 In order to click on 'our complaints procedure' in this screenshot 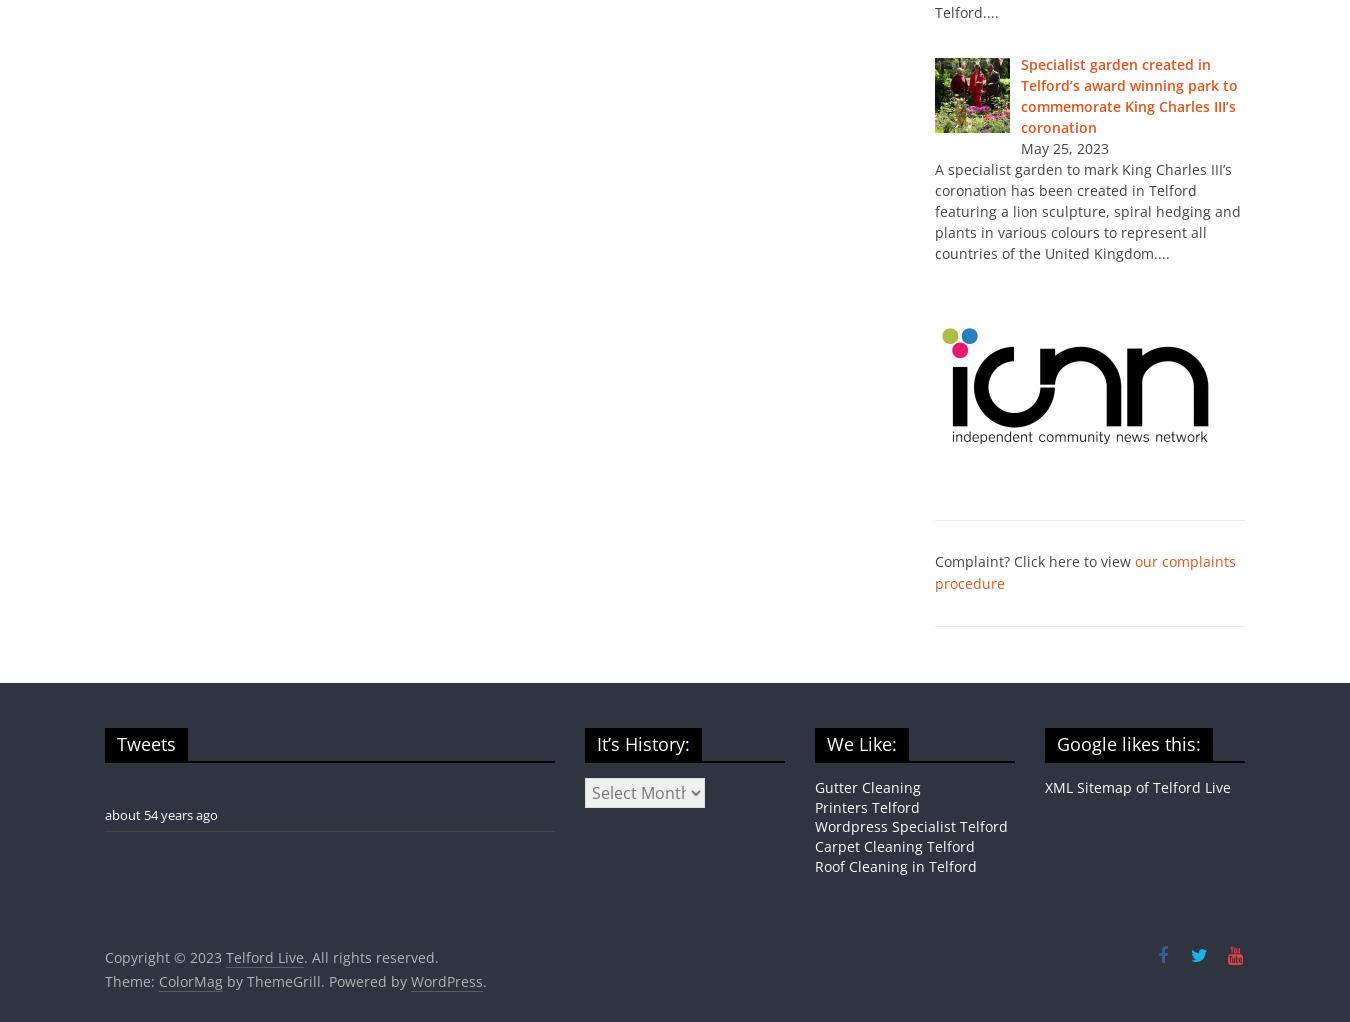, I will do `click(1085, 572)`.